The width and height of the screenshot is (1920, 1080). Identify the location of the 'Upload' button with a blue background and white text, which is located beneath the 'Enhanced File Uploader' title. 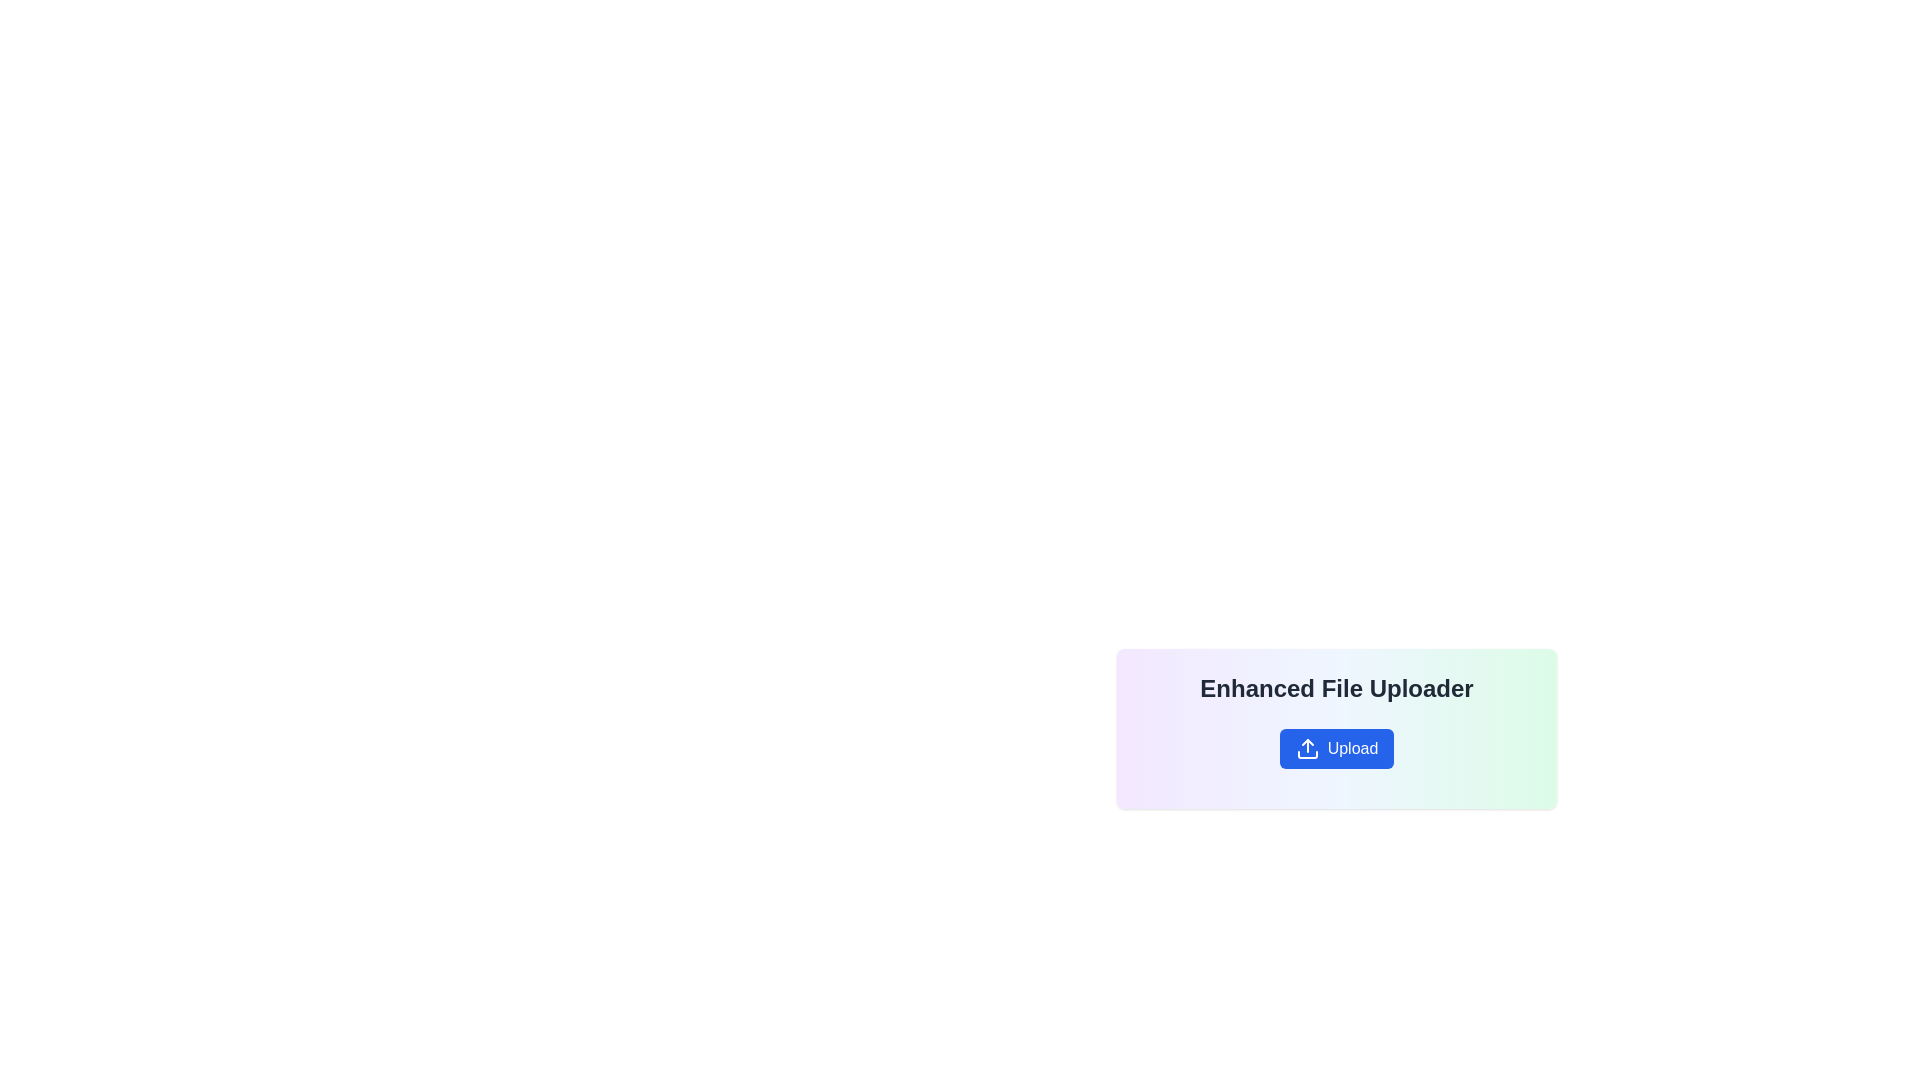
(1337, 748).